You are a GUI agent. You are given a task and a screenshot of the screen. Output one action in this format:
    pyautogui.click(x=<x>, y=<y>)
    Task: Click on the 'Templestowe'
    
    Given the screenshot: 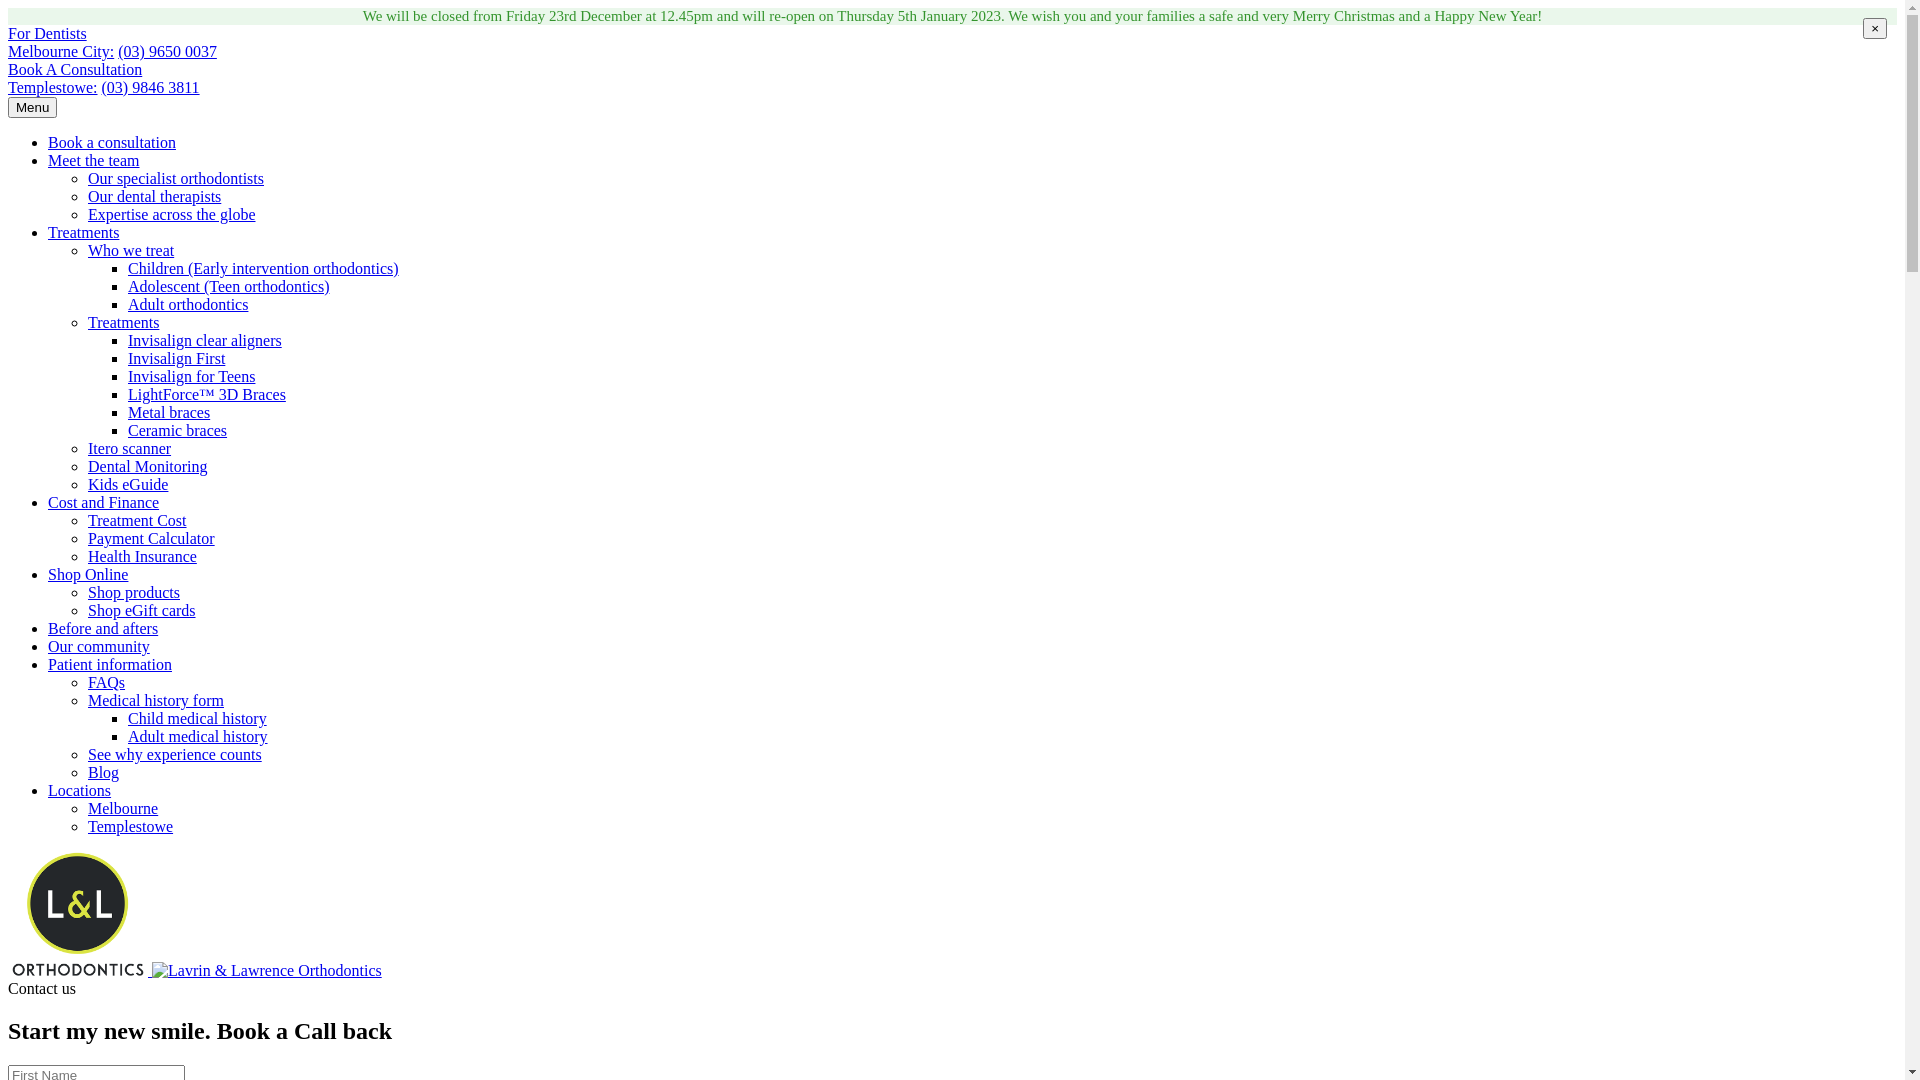 What is the action you would take?
    pyautogui.click(x=129, y=826)
    